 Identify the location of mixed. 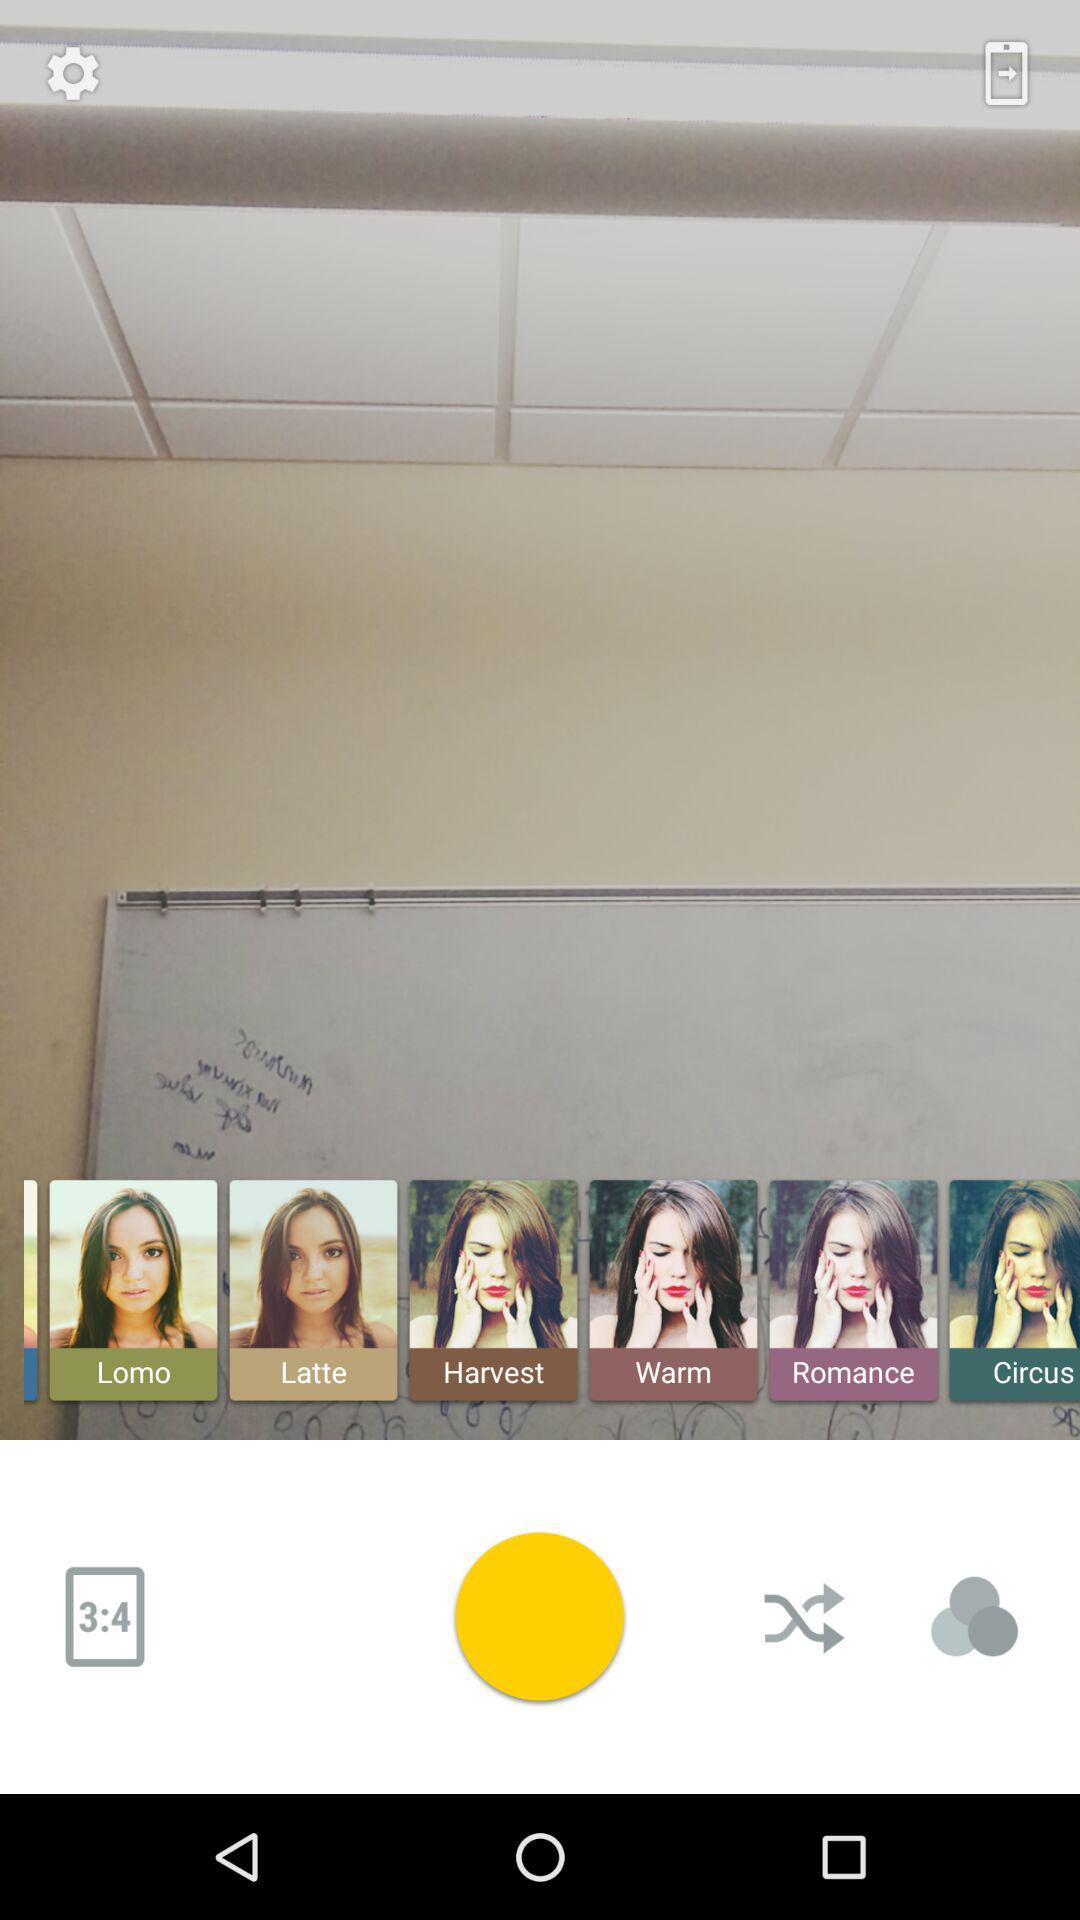
(805, 1617).